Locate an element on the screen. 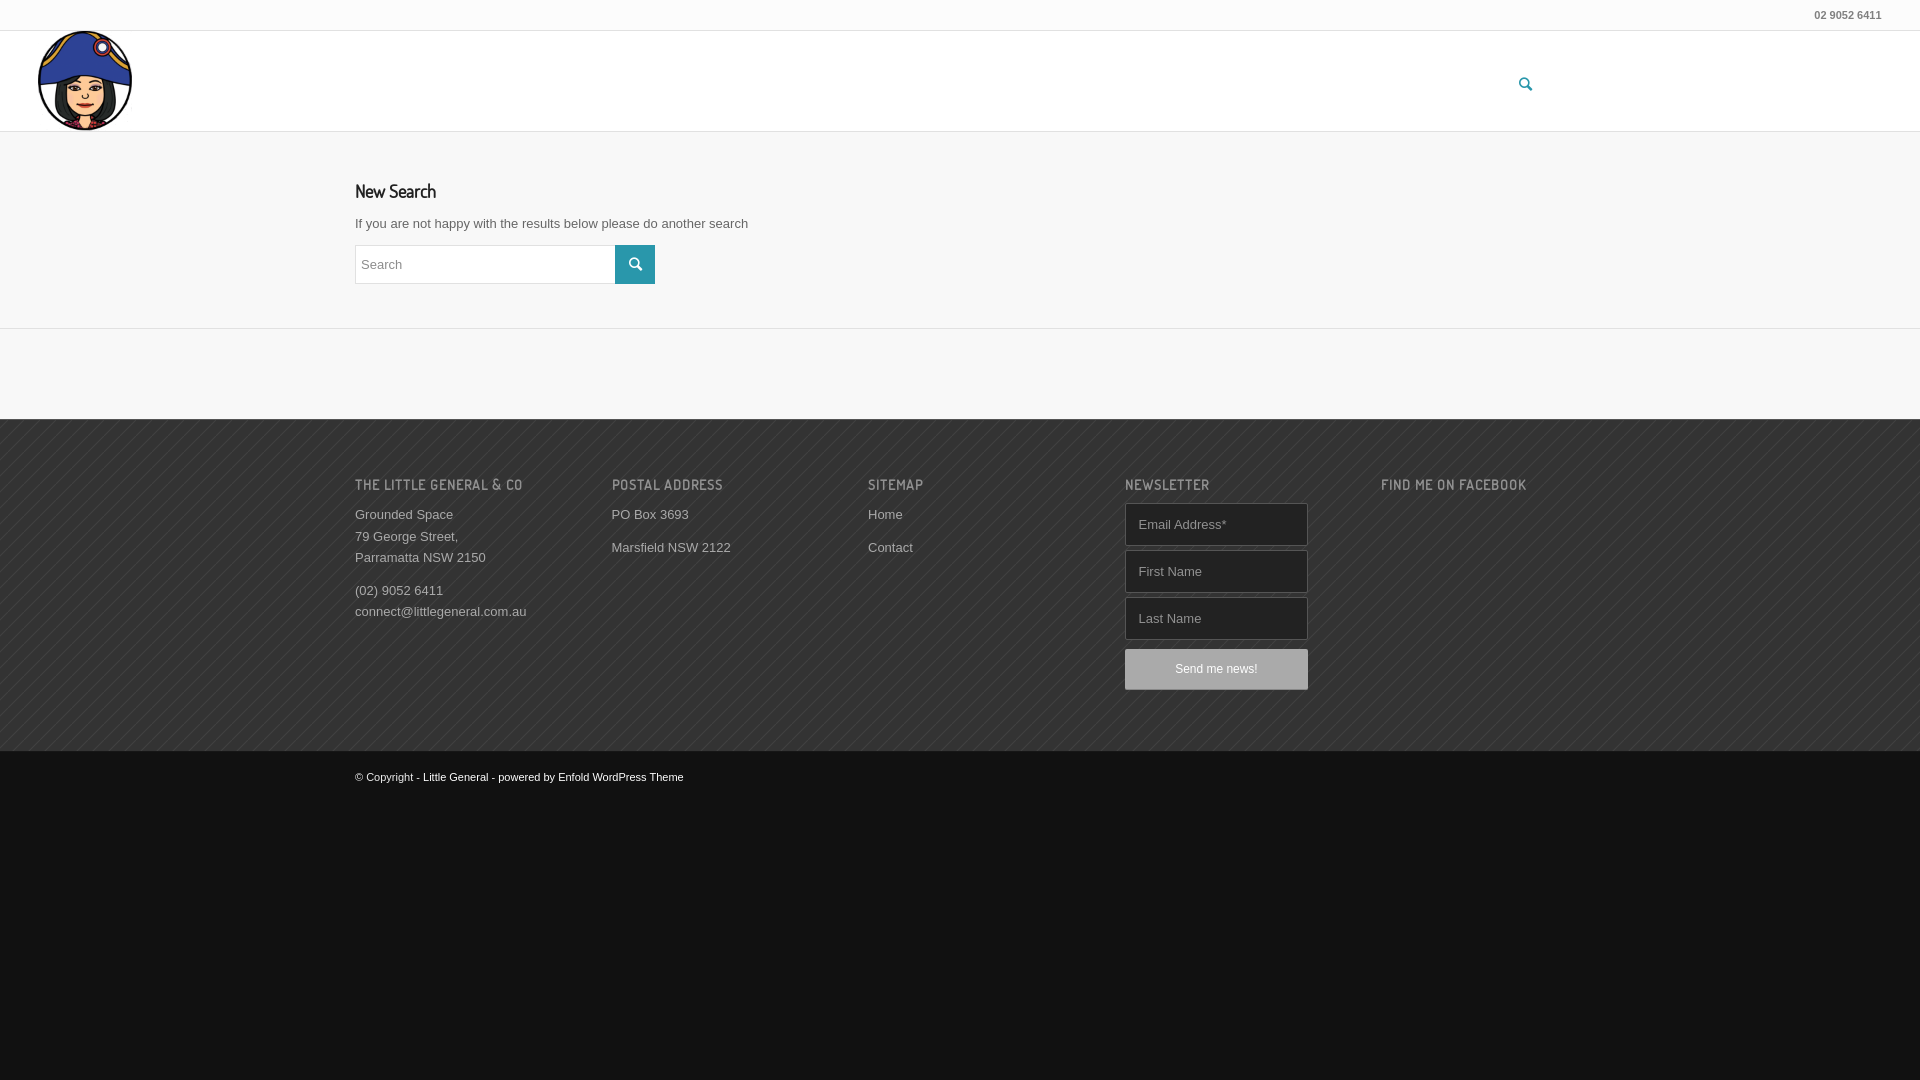  'Send me news!' is located at coordinates (1123, 669).